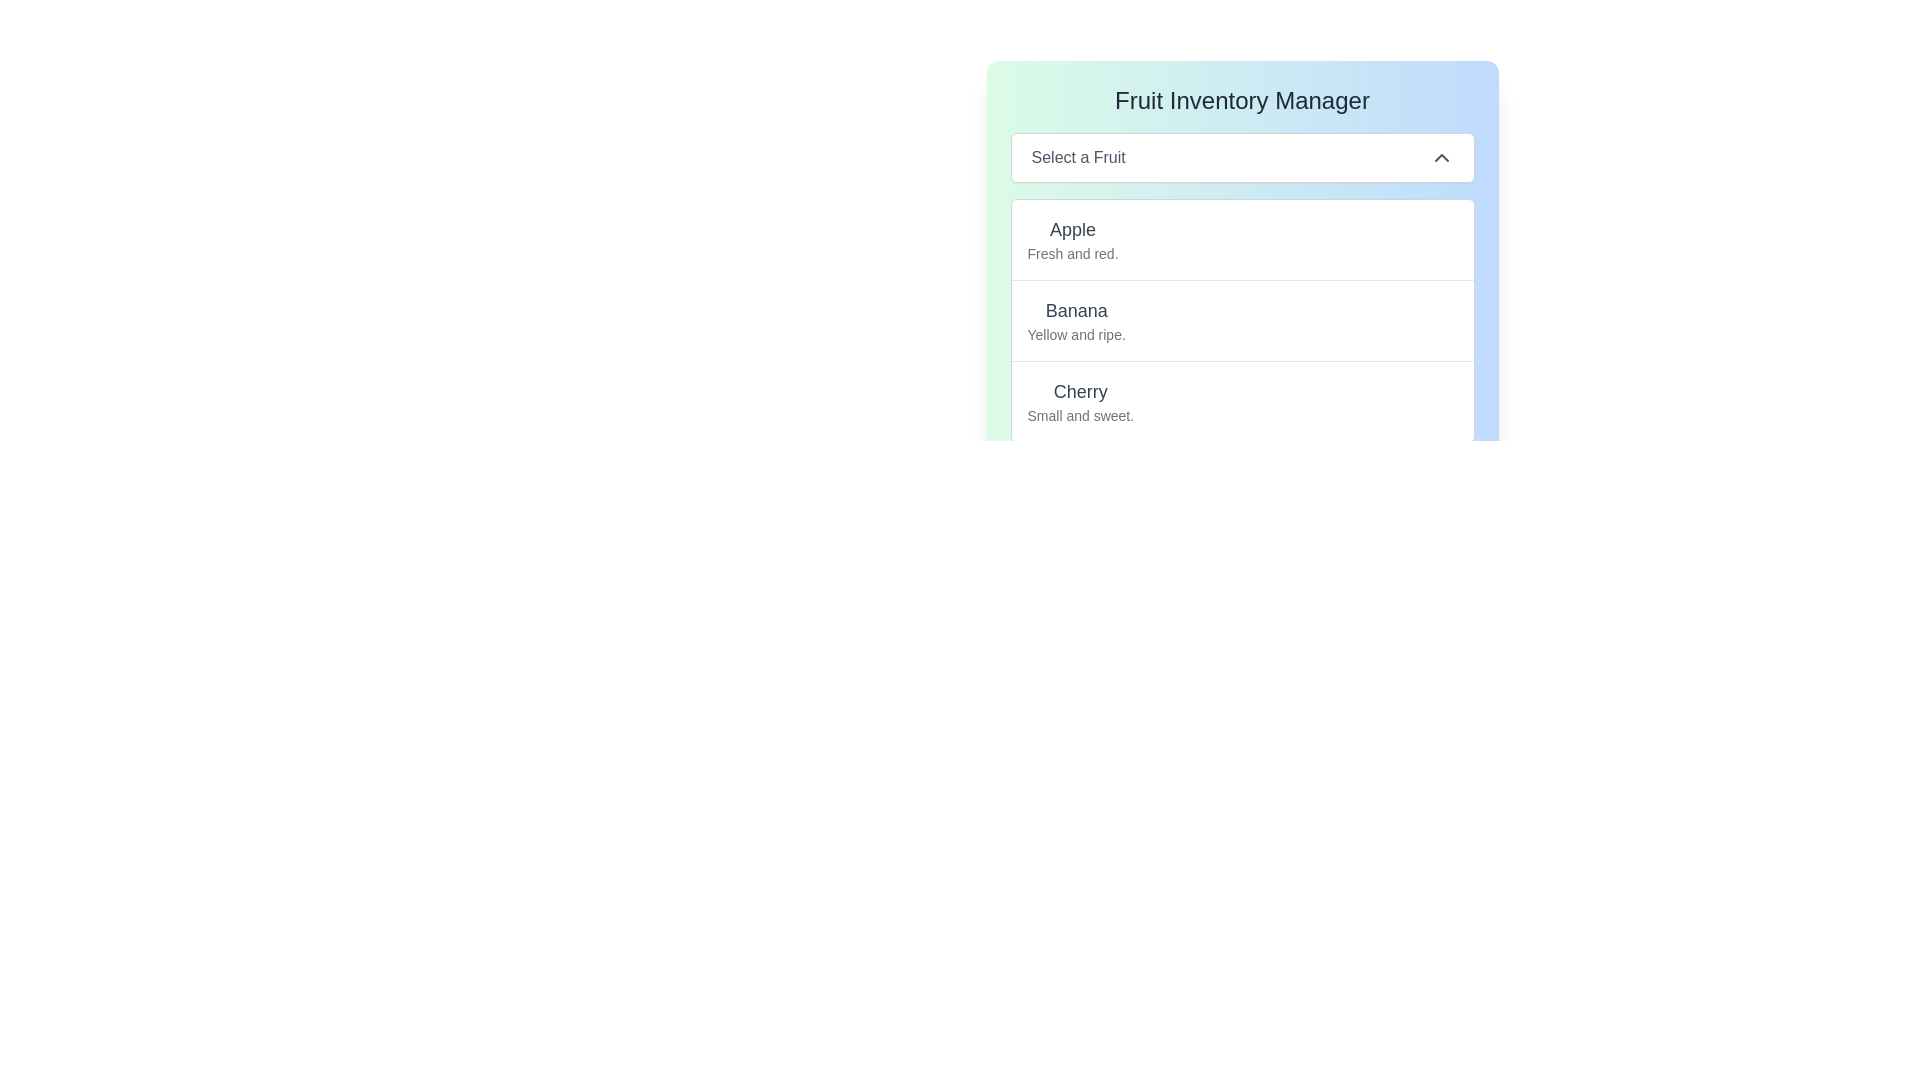 The height and width of the screenshot is (1080, 1920). What do you see at coordinates (1241, 238) in the screenshot?
I see `the text label identifying 'Apple' in the vertical list of fruits, positioned below the heading 'Select a Fruit.'` at bounding box center [1241, 238].